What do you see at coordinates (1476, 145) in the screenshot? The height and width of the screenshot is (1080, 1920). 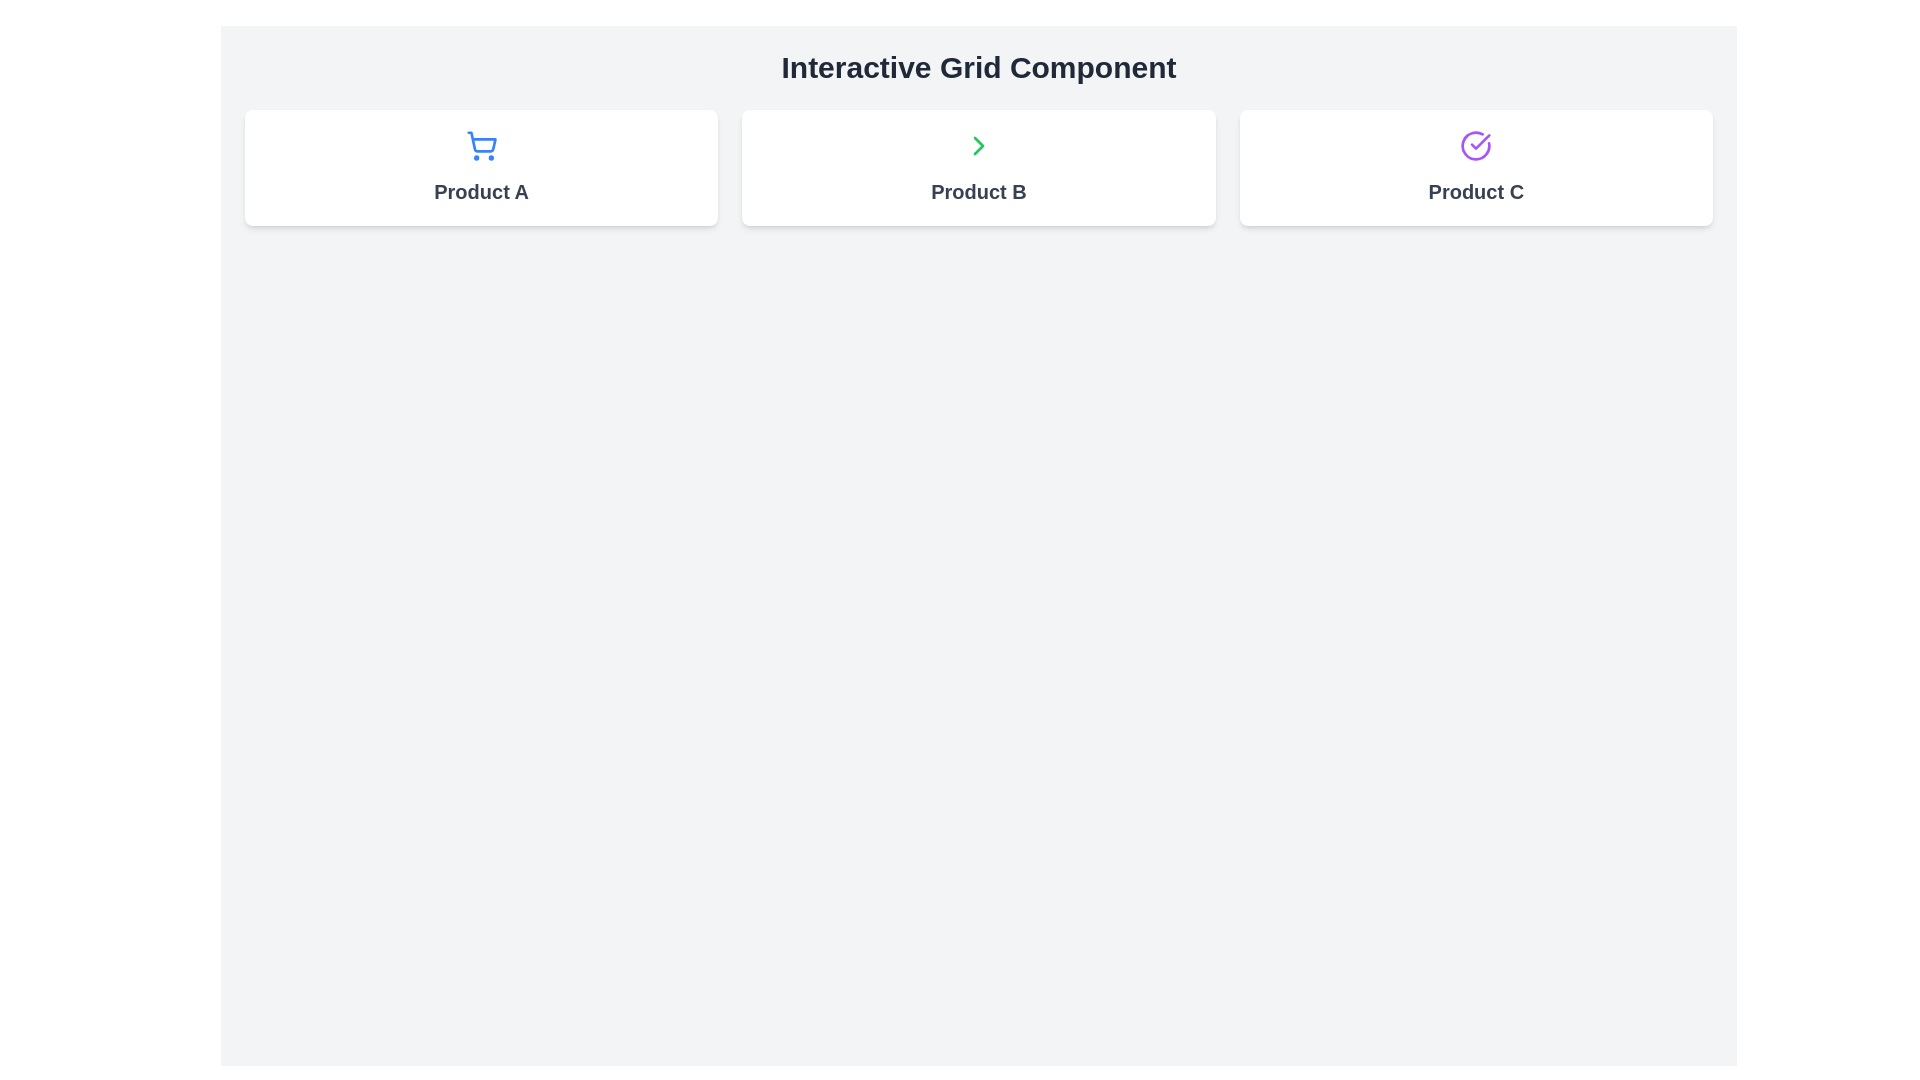 I see `the purple circular icon with a checkmark inside it, which is located in the rightmost card labeled 'Product C'` at bounding box center [1476, 145].